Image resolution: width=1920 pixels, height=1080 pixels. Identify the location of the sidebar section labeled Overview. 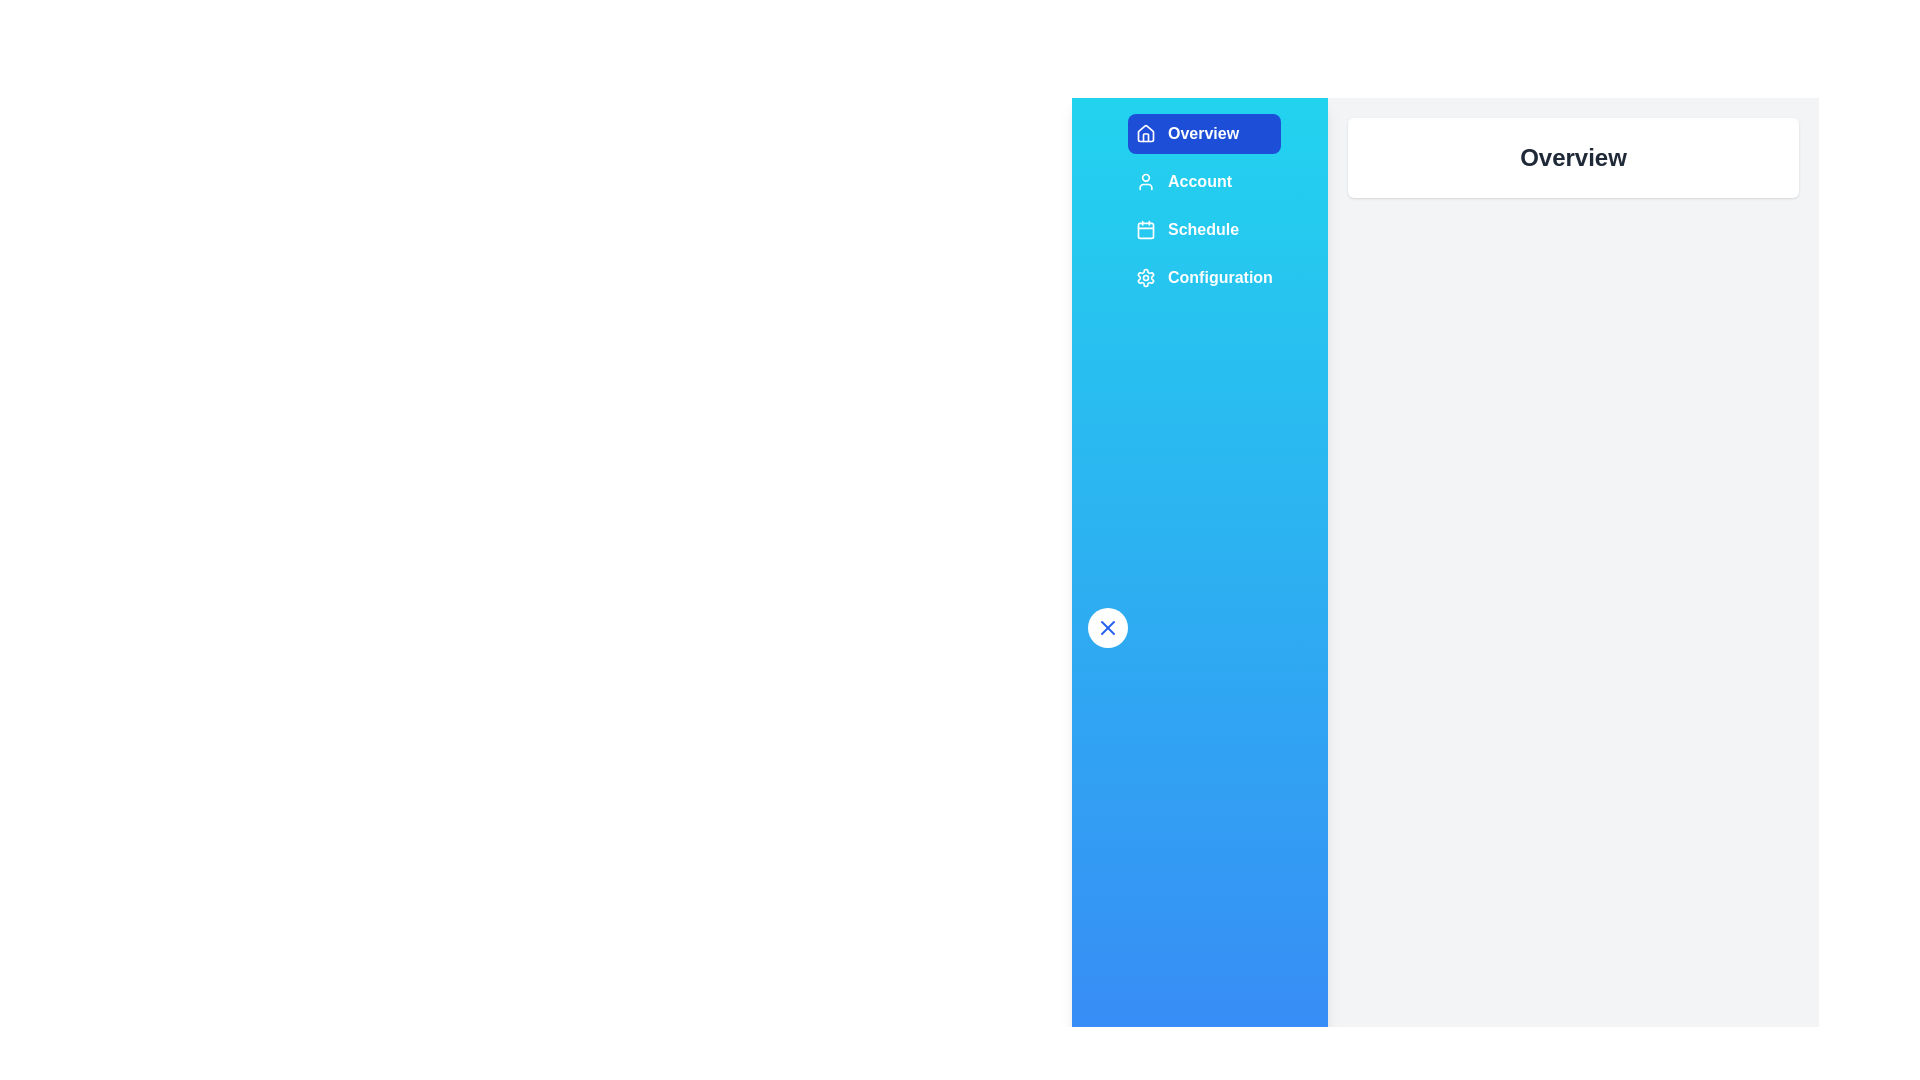
(1203, 134).